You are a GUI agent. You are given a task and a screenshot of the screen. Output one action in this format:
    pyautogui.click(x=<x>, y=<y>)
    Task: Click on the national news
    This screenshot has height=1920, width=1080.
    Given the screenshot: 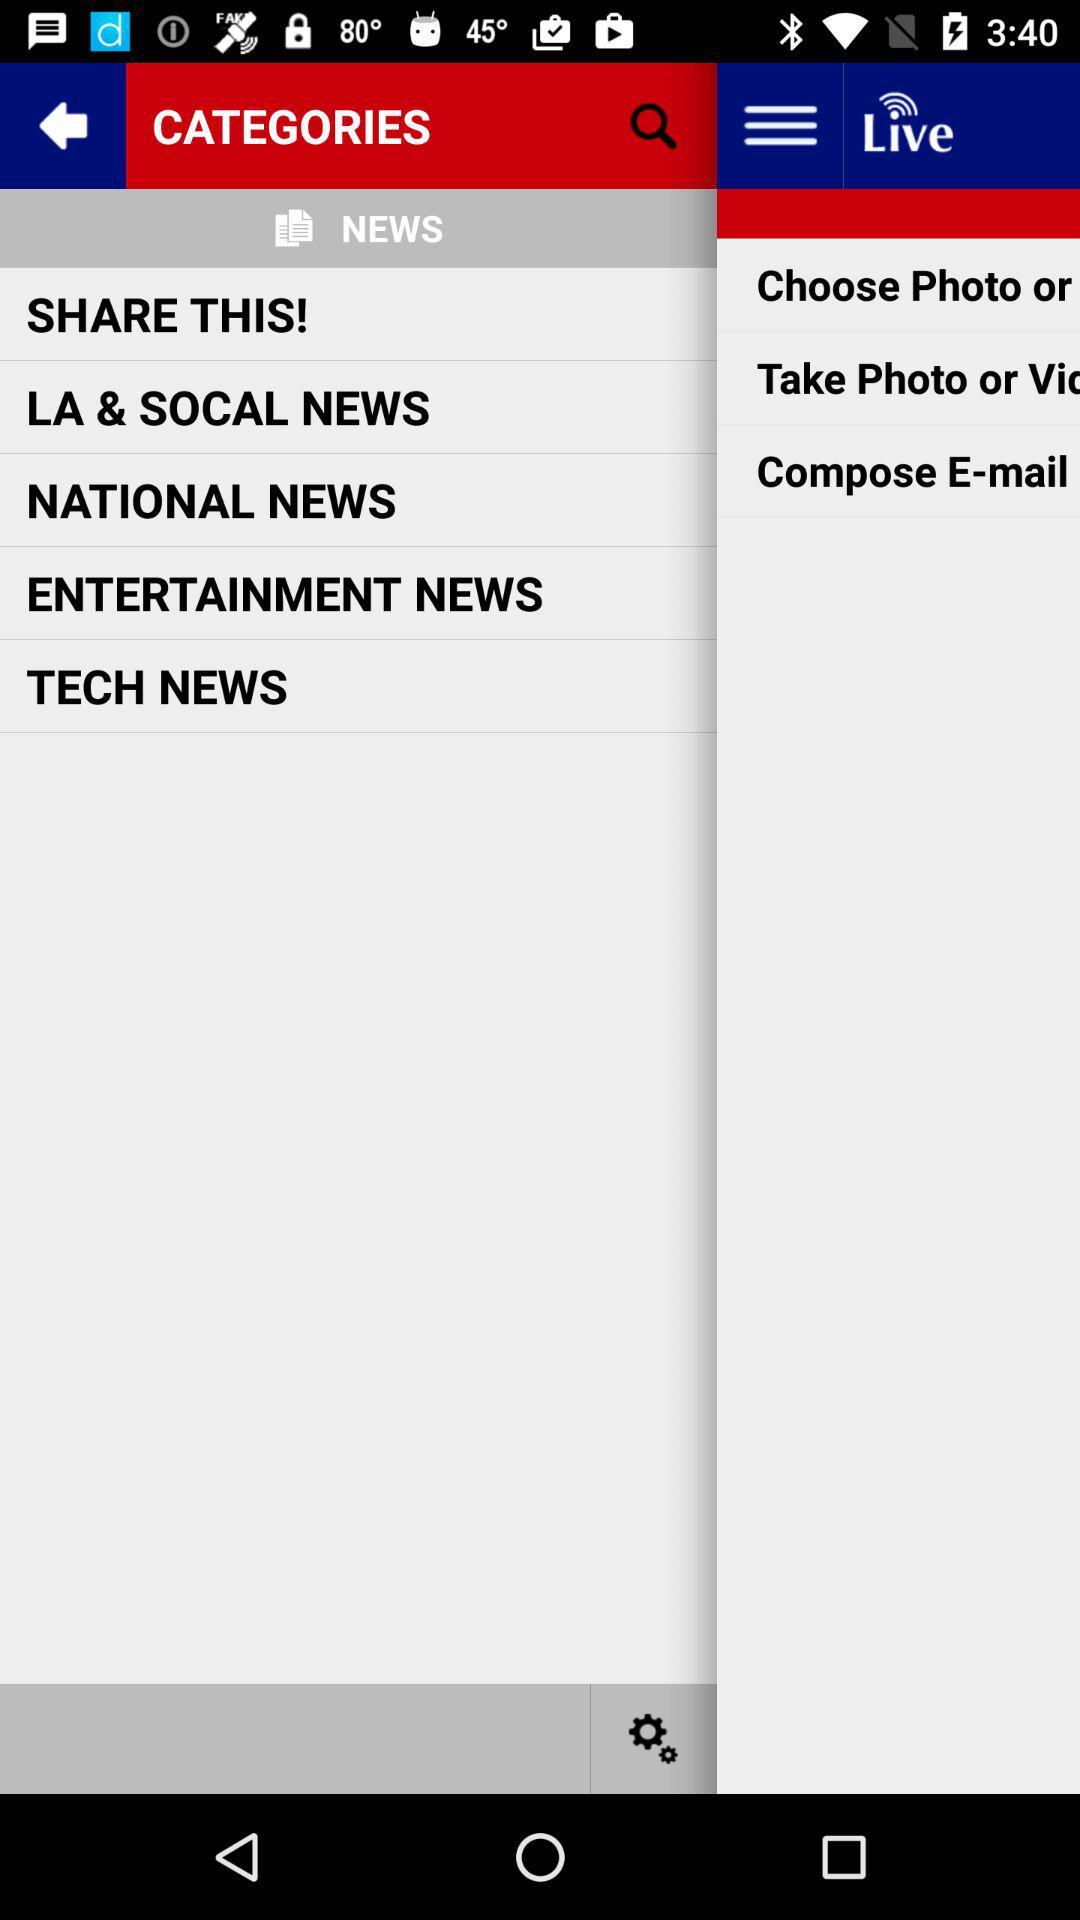 What is the action you would take?
    pyautogui.click(x=211, y=499)
    